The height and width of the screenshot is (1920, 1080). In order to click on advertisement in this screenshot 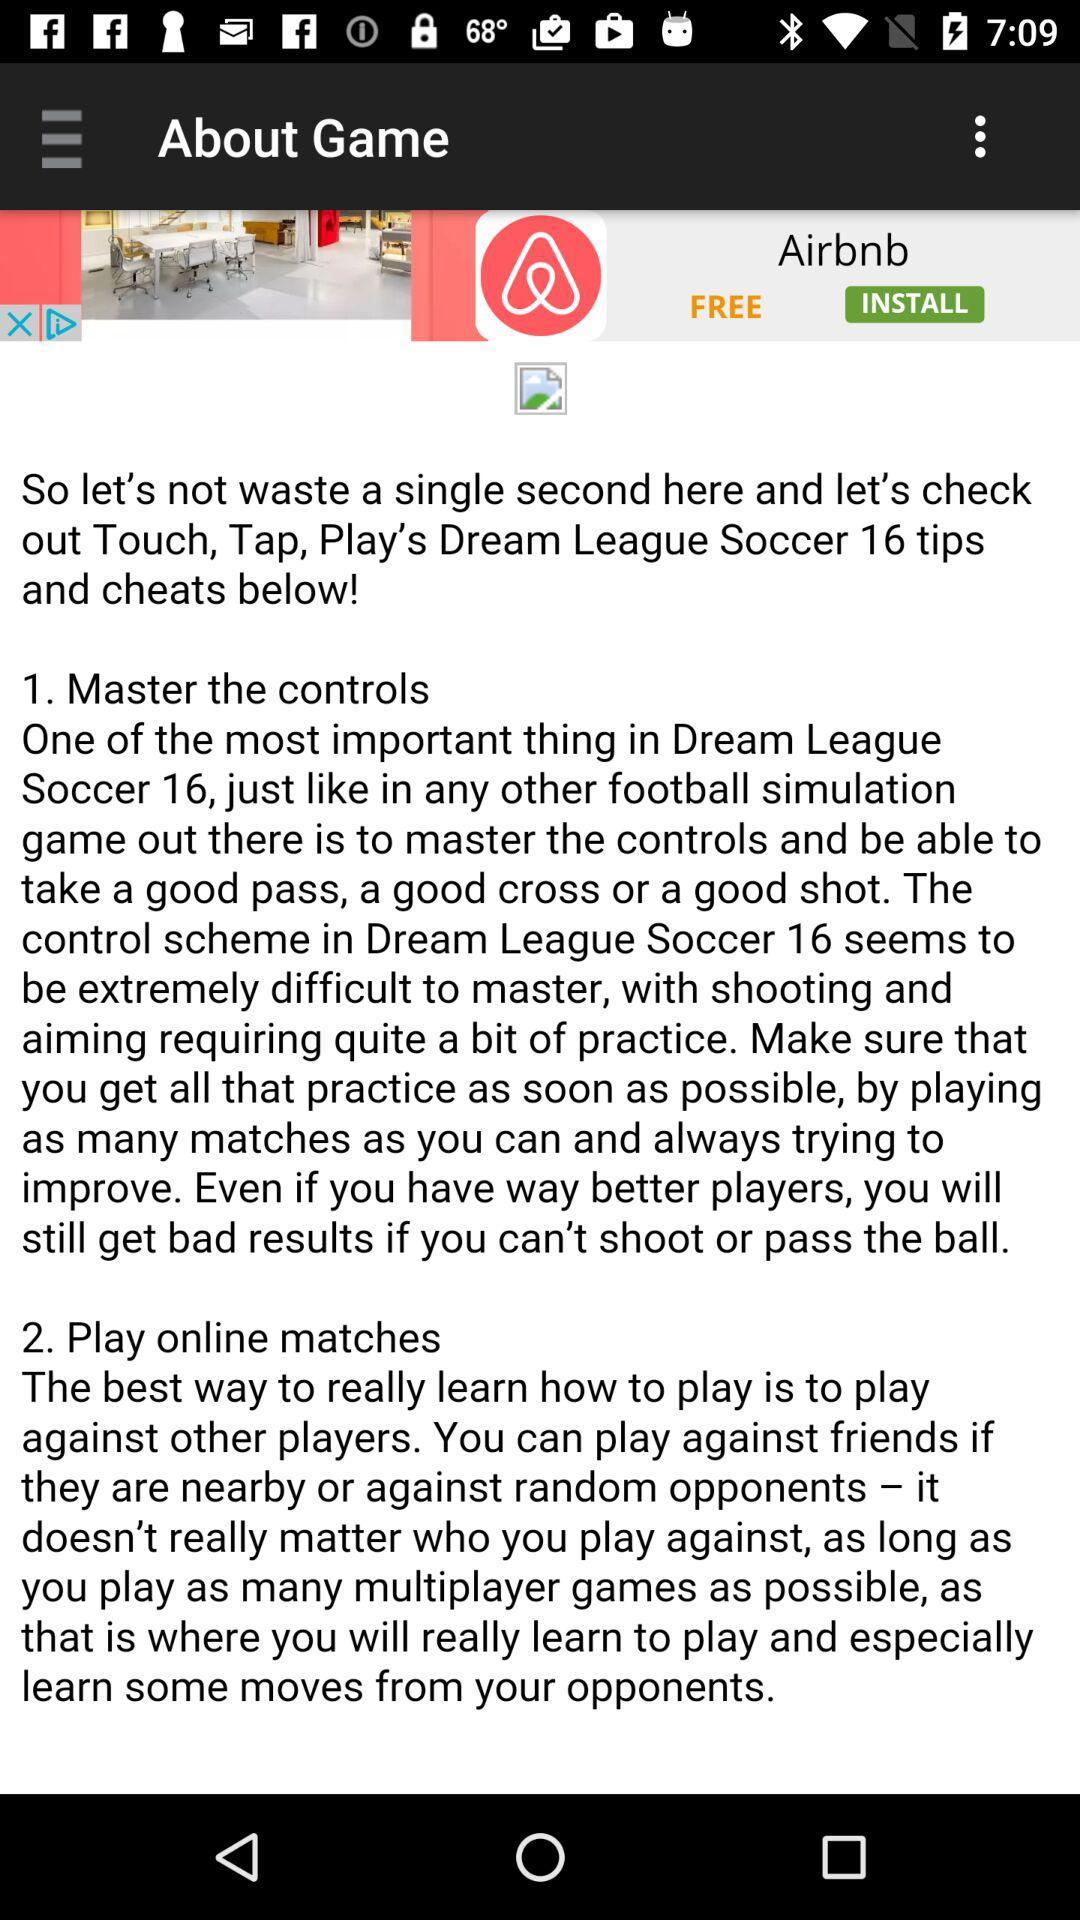, I will do `click(540, 274)`.